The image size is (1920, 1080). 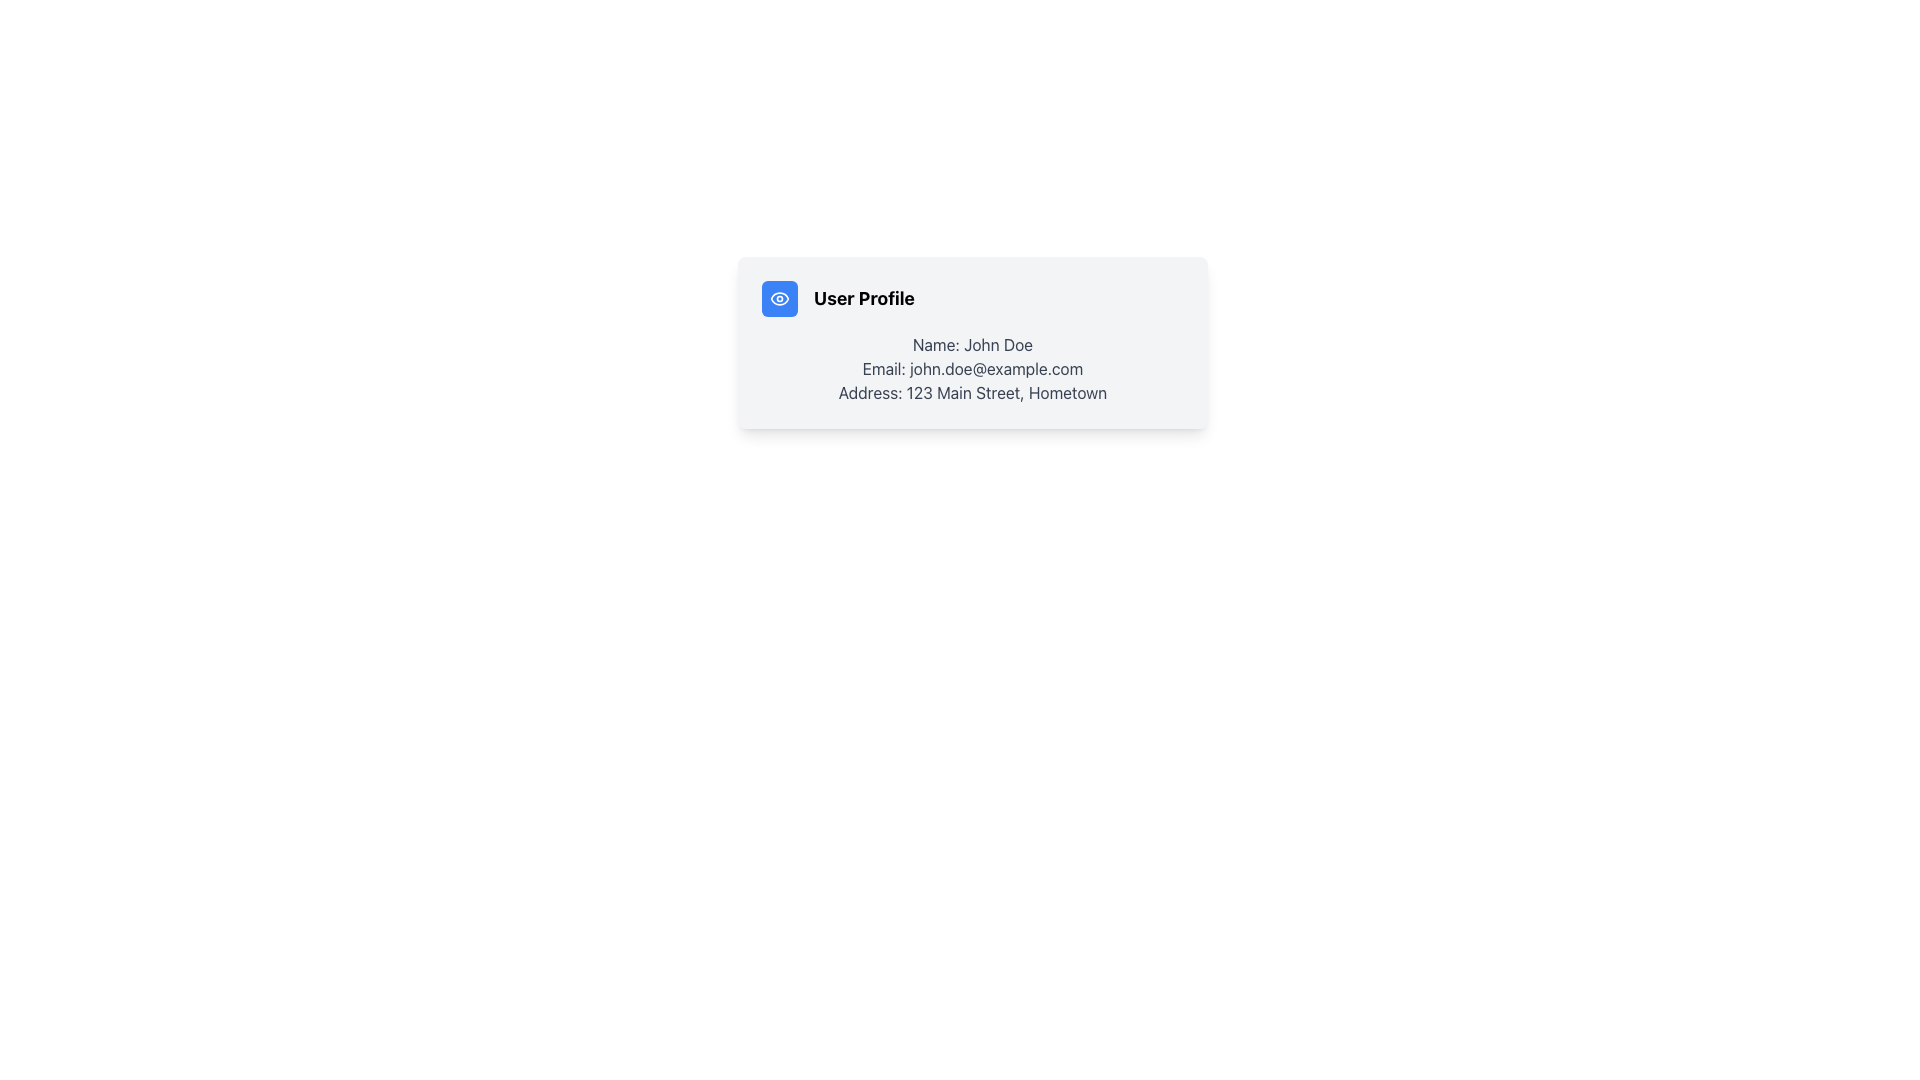 I want to click on the Text Block that presents user-related information, located centrally below the 'User Profile' title, so click(x=973, y=369).